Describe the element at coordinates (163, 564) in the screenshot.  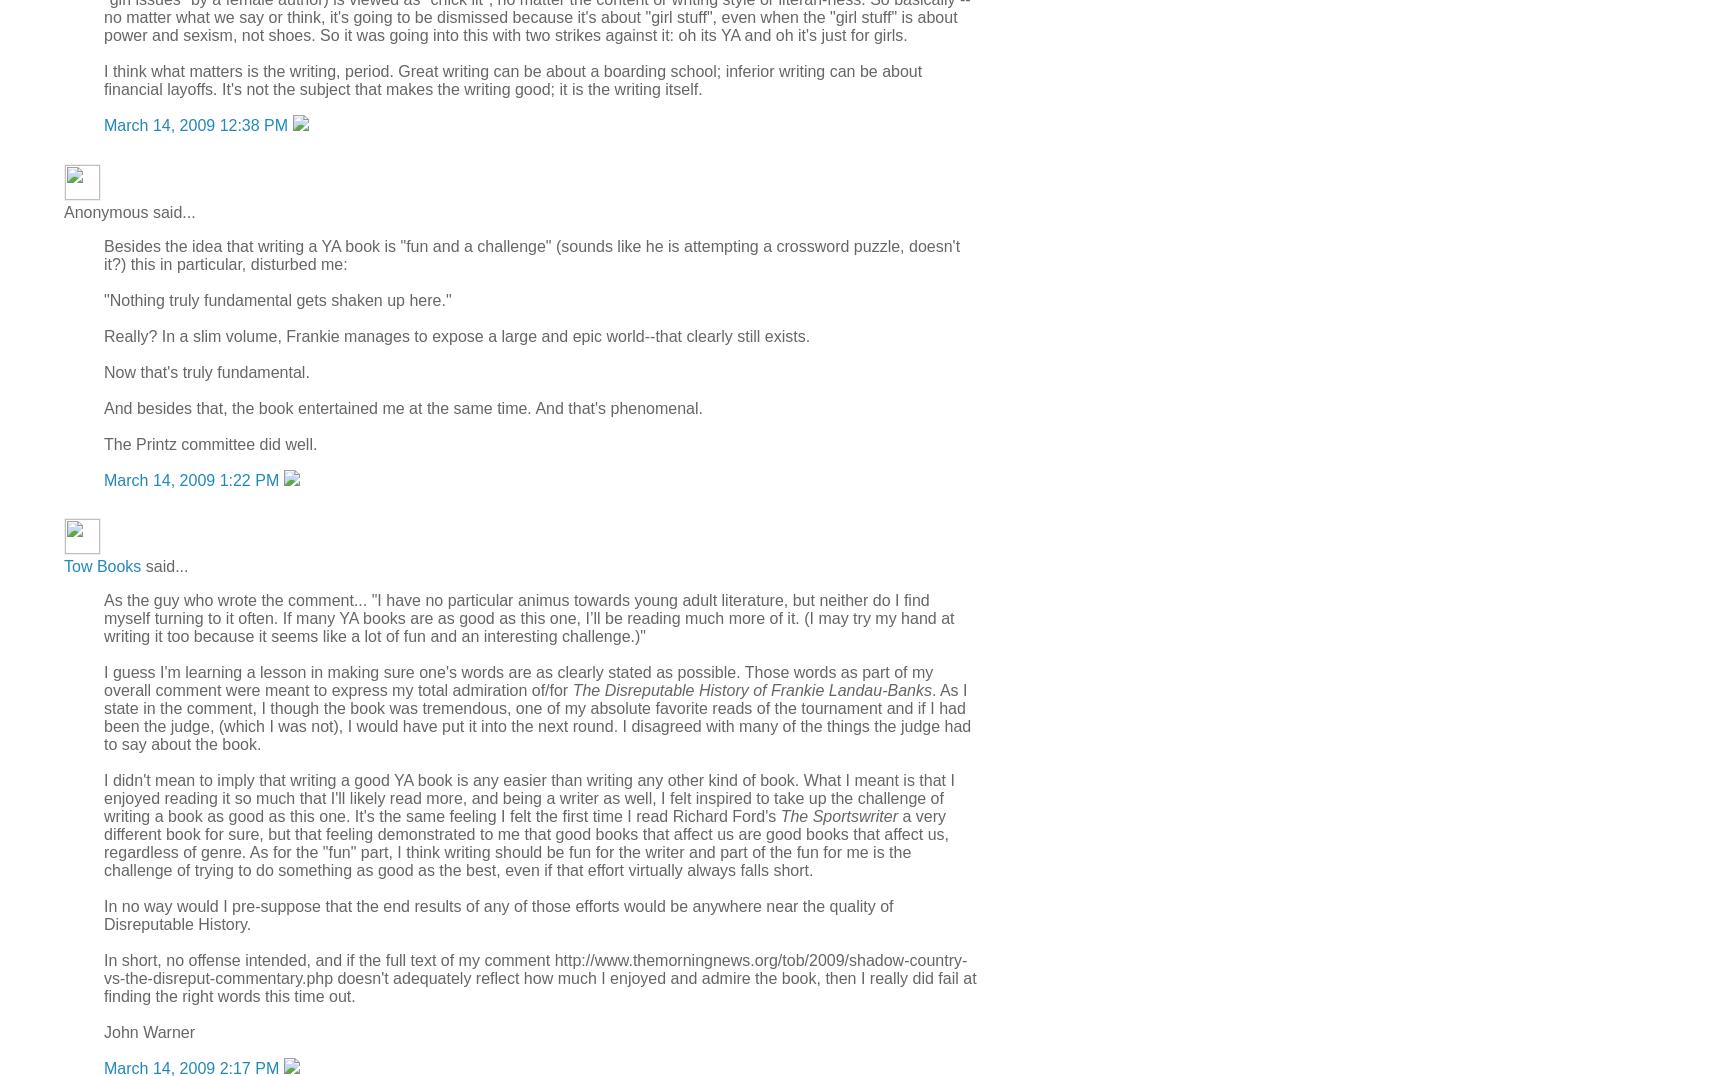
I see `'said...'` at that location.